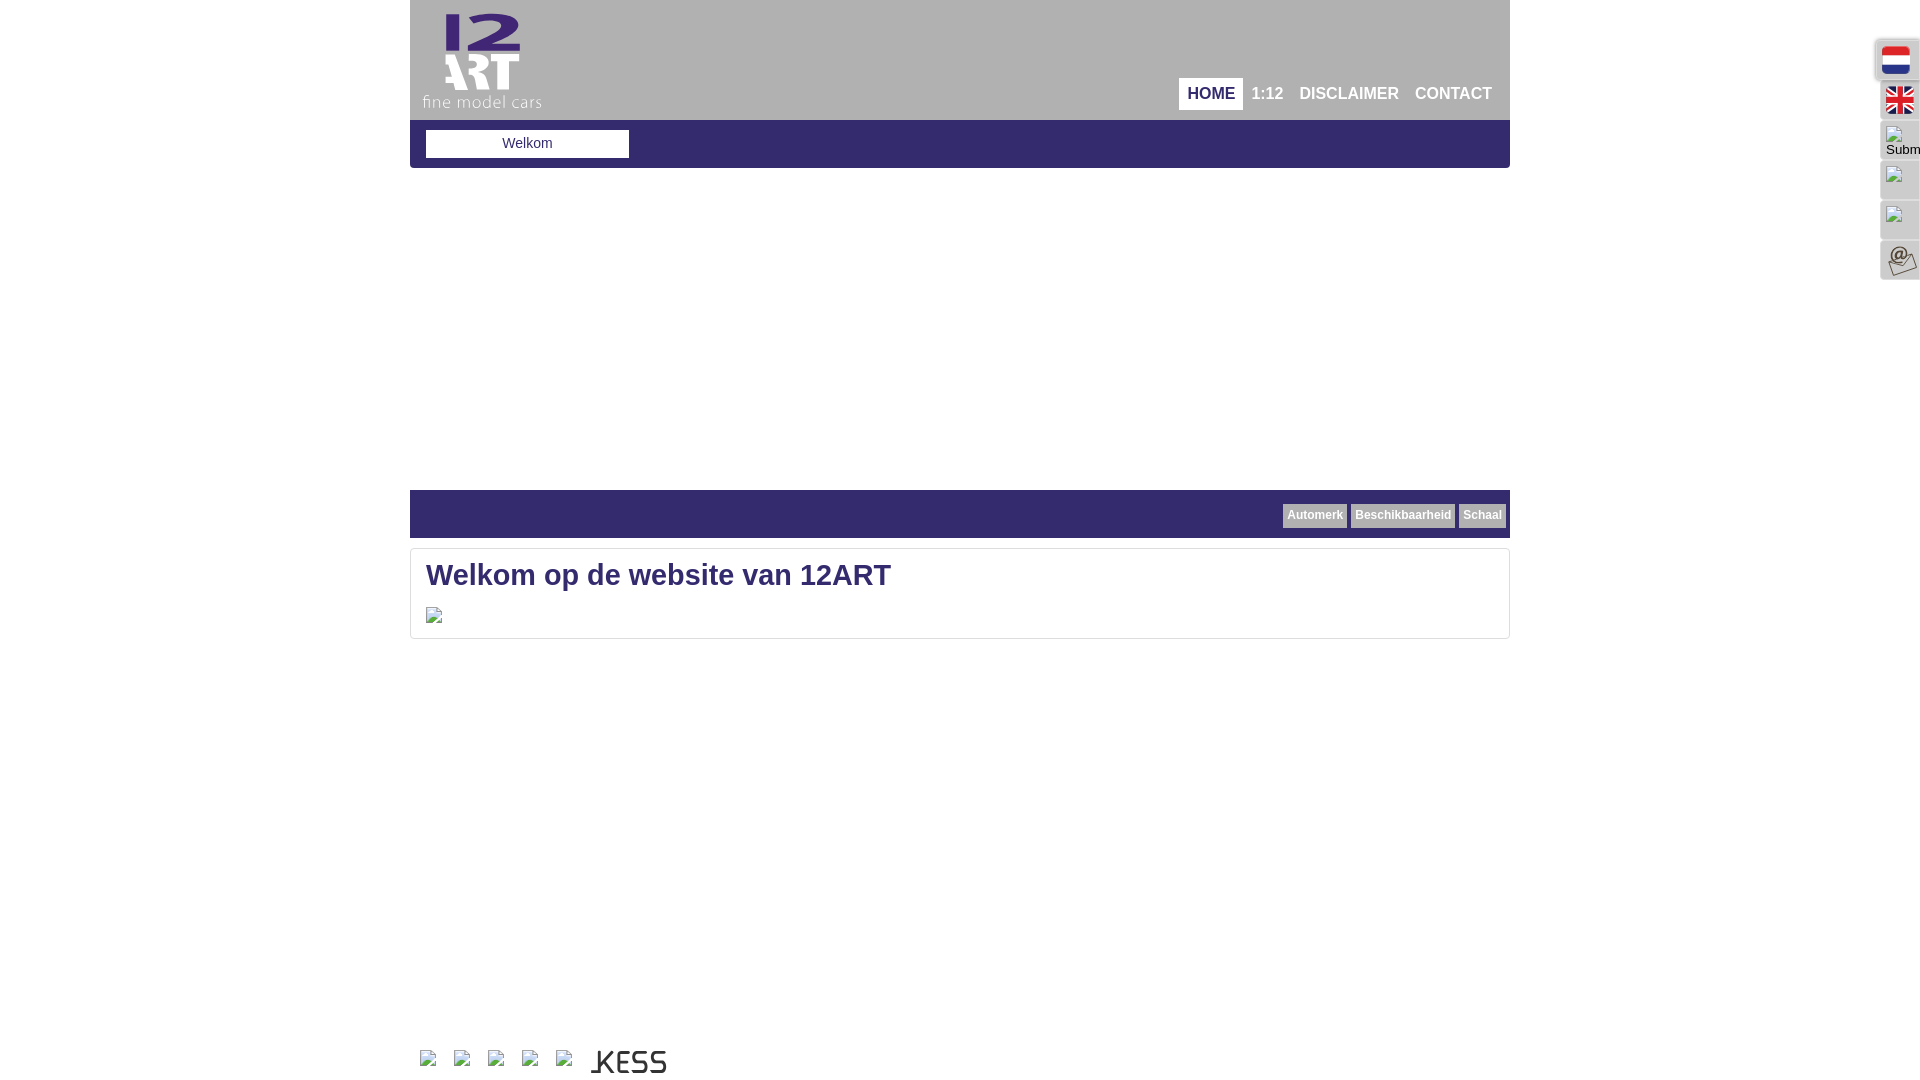 The height and width of the screenshot is (1080, 1920). What do you see at coordinates (1315, 515) in the screenshot?
I see `'Automerk'` at bounding box center [1315, 515].